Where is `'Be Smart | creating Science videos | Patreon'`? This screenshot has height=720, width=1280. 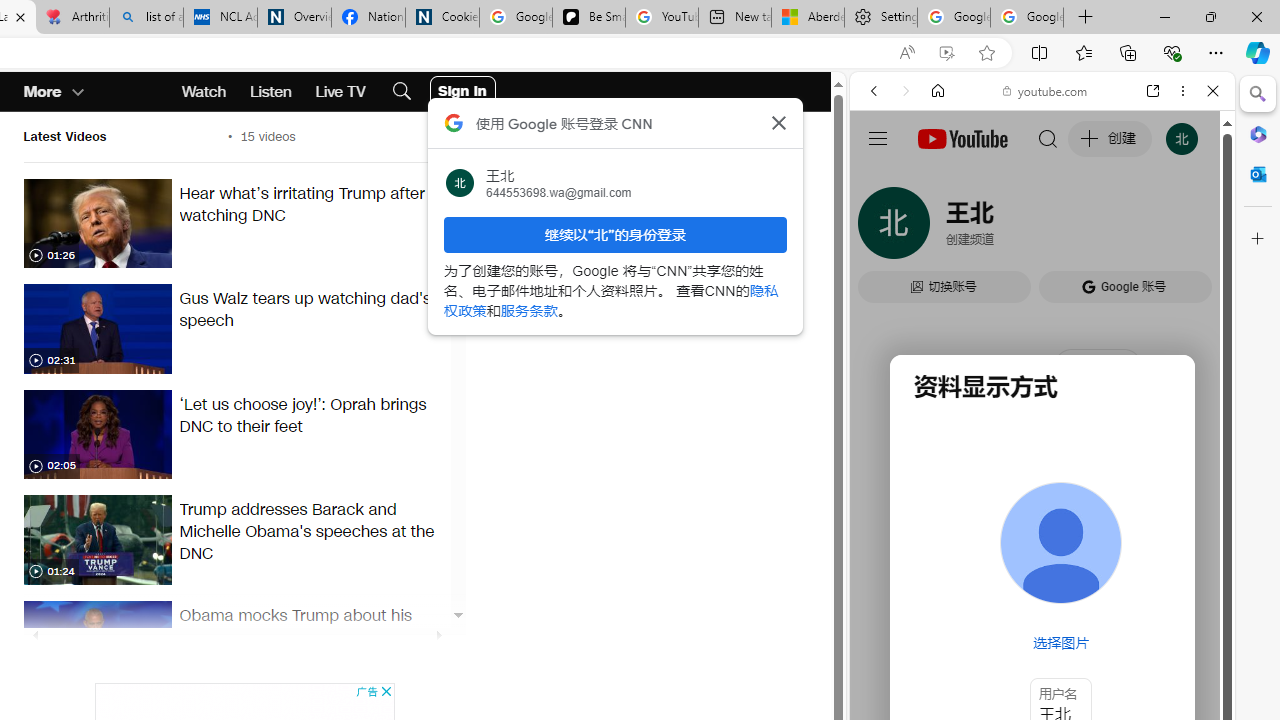 'Be Smart | creating Science videos | Patreon' is located at coordinates (587, 17).